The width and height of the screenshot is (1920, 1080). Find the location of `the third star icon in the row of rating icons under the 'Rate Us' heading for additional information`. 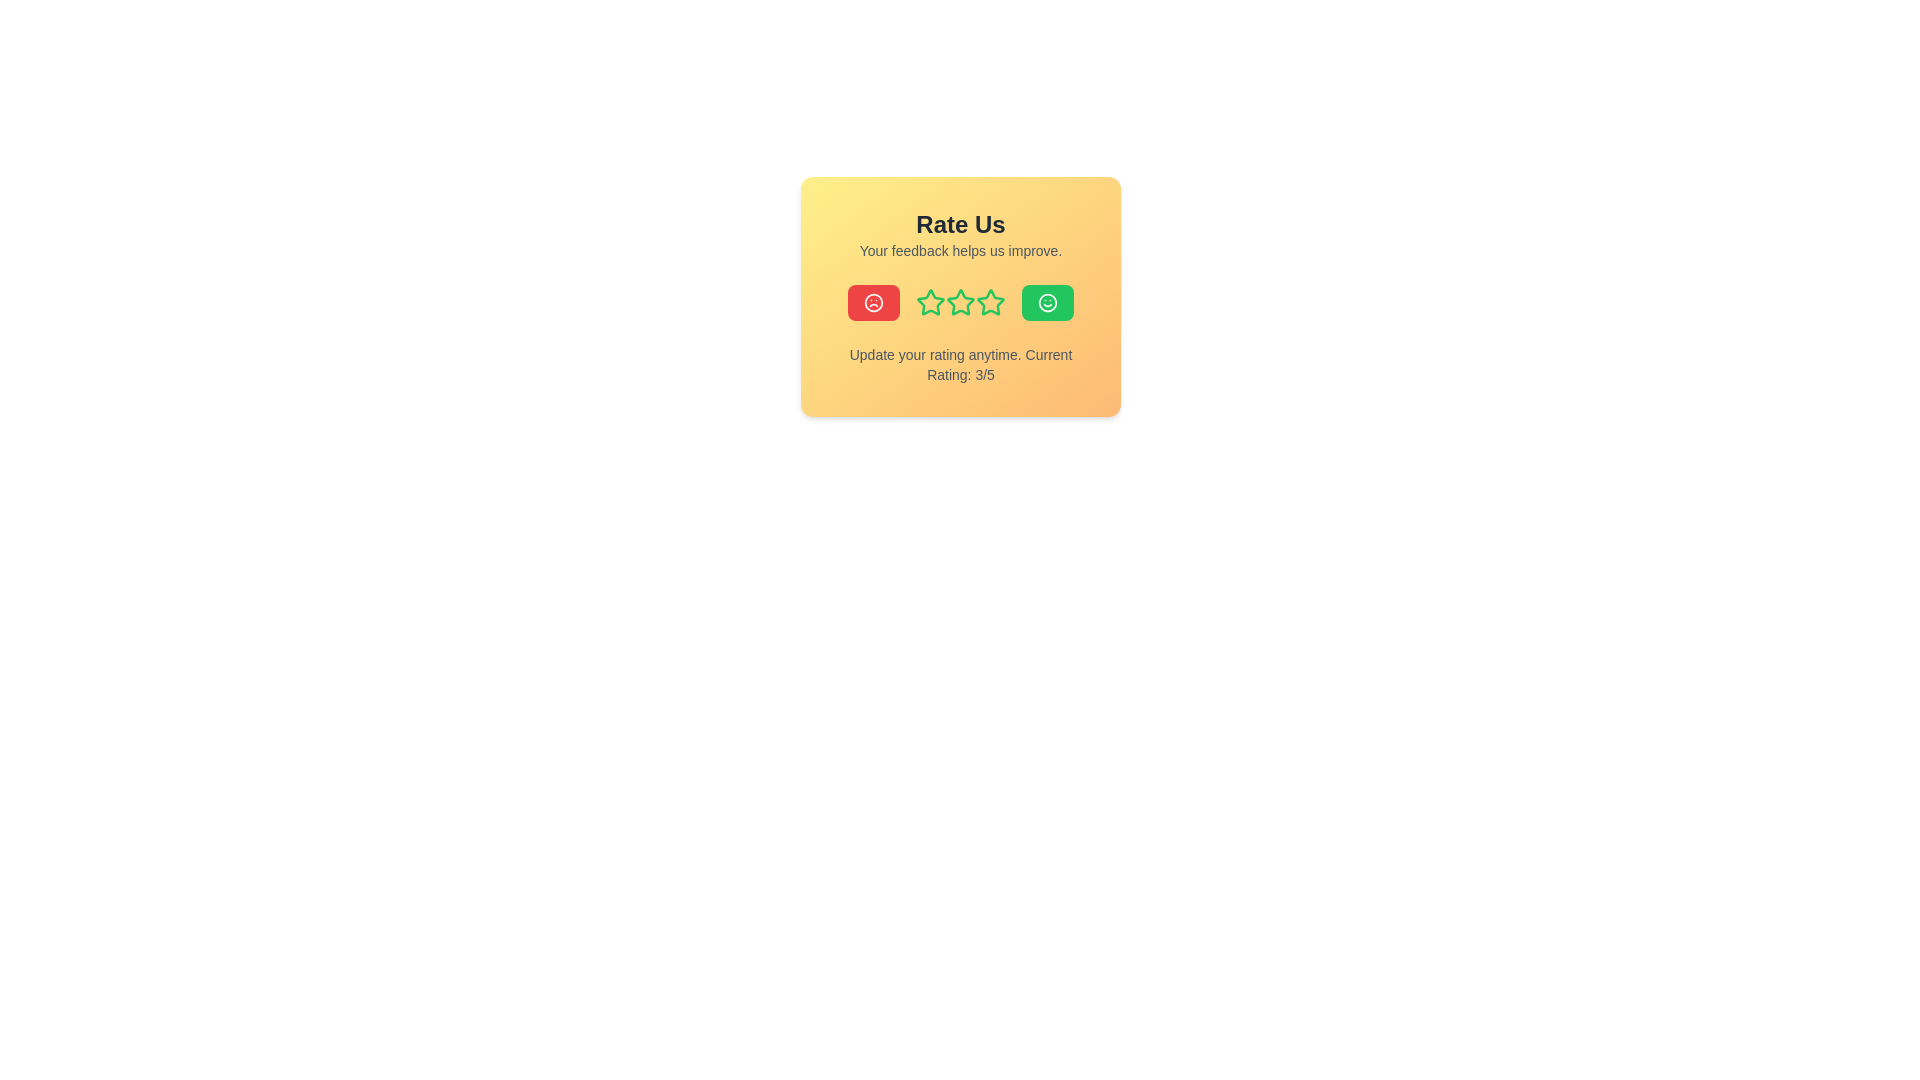

the third star icon in the row of rating icons under the 'Rate Us' heading for additional information is located at coordinates (930, 302).